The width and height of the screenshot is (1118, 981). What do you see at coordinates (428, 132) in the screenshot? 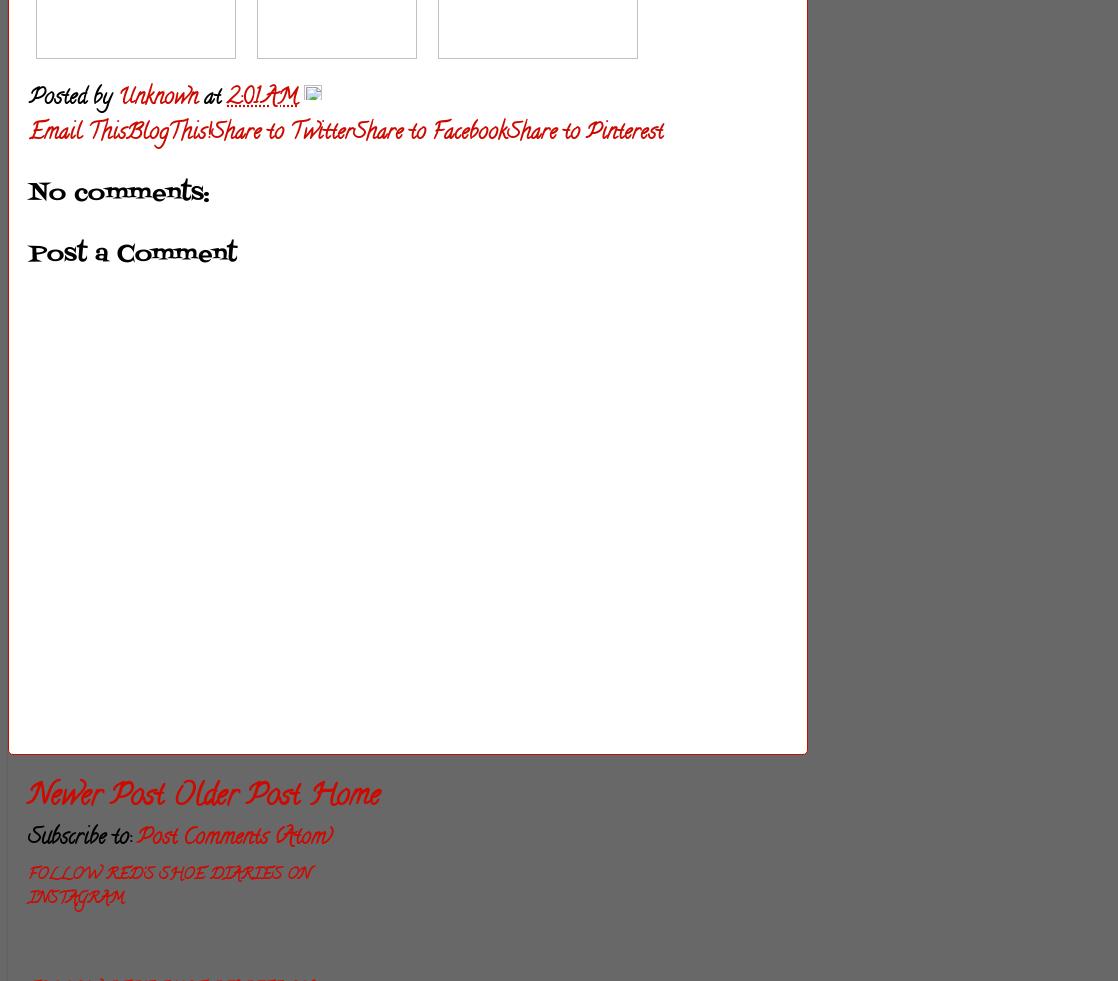
I see `'Share to Facebook'` at bounding box center [428, 132].